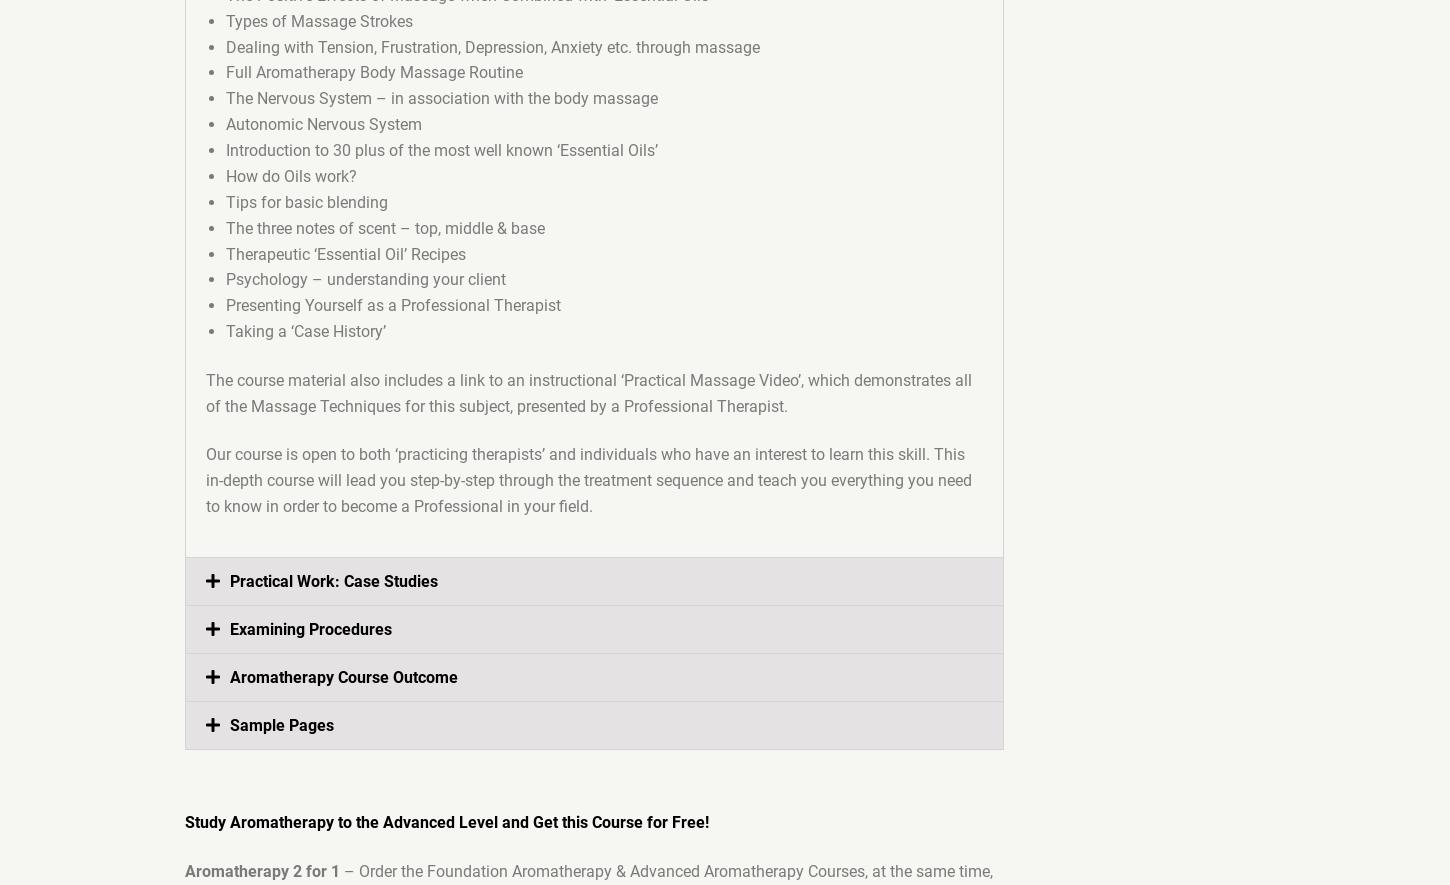 This screenshot has width=1450, height=885. Describe the element at coordinates (440, 149) in the screenshot. I see `'Introduction to 30 plus of the most well known ‘Essential Oils’'` at that location.